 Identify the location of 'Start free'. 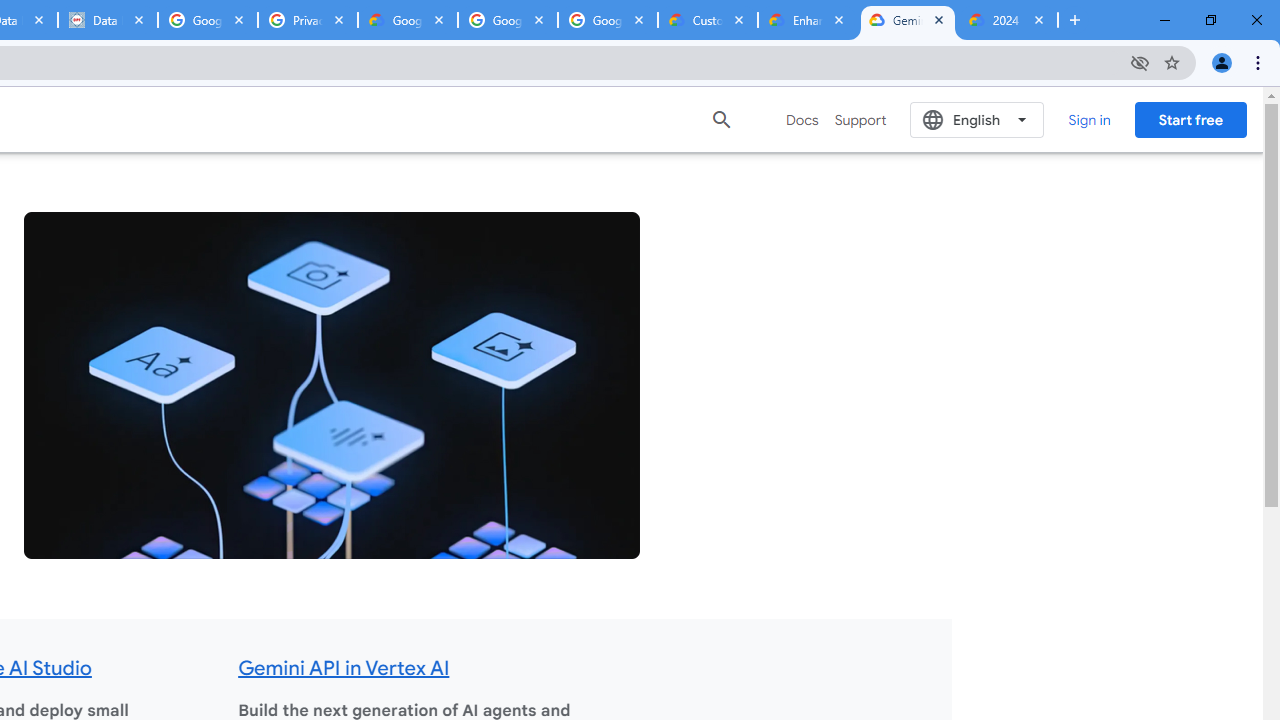
(1190, 119).